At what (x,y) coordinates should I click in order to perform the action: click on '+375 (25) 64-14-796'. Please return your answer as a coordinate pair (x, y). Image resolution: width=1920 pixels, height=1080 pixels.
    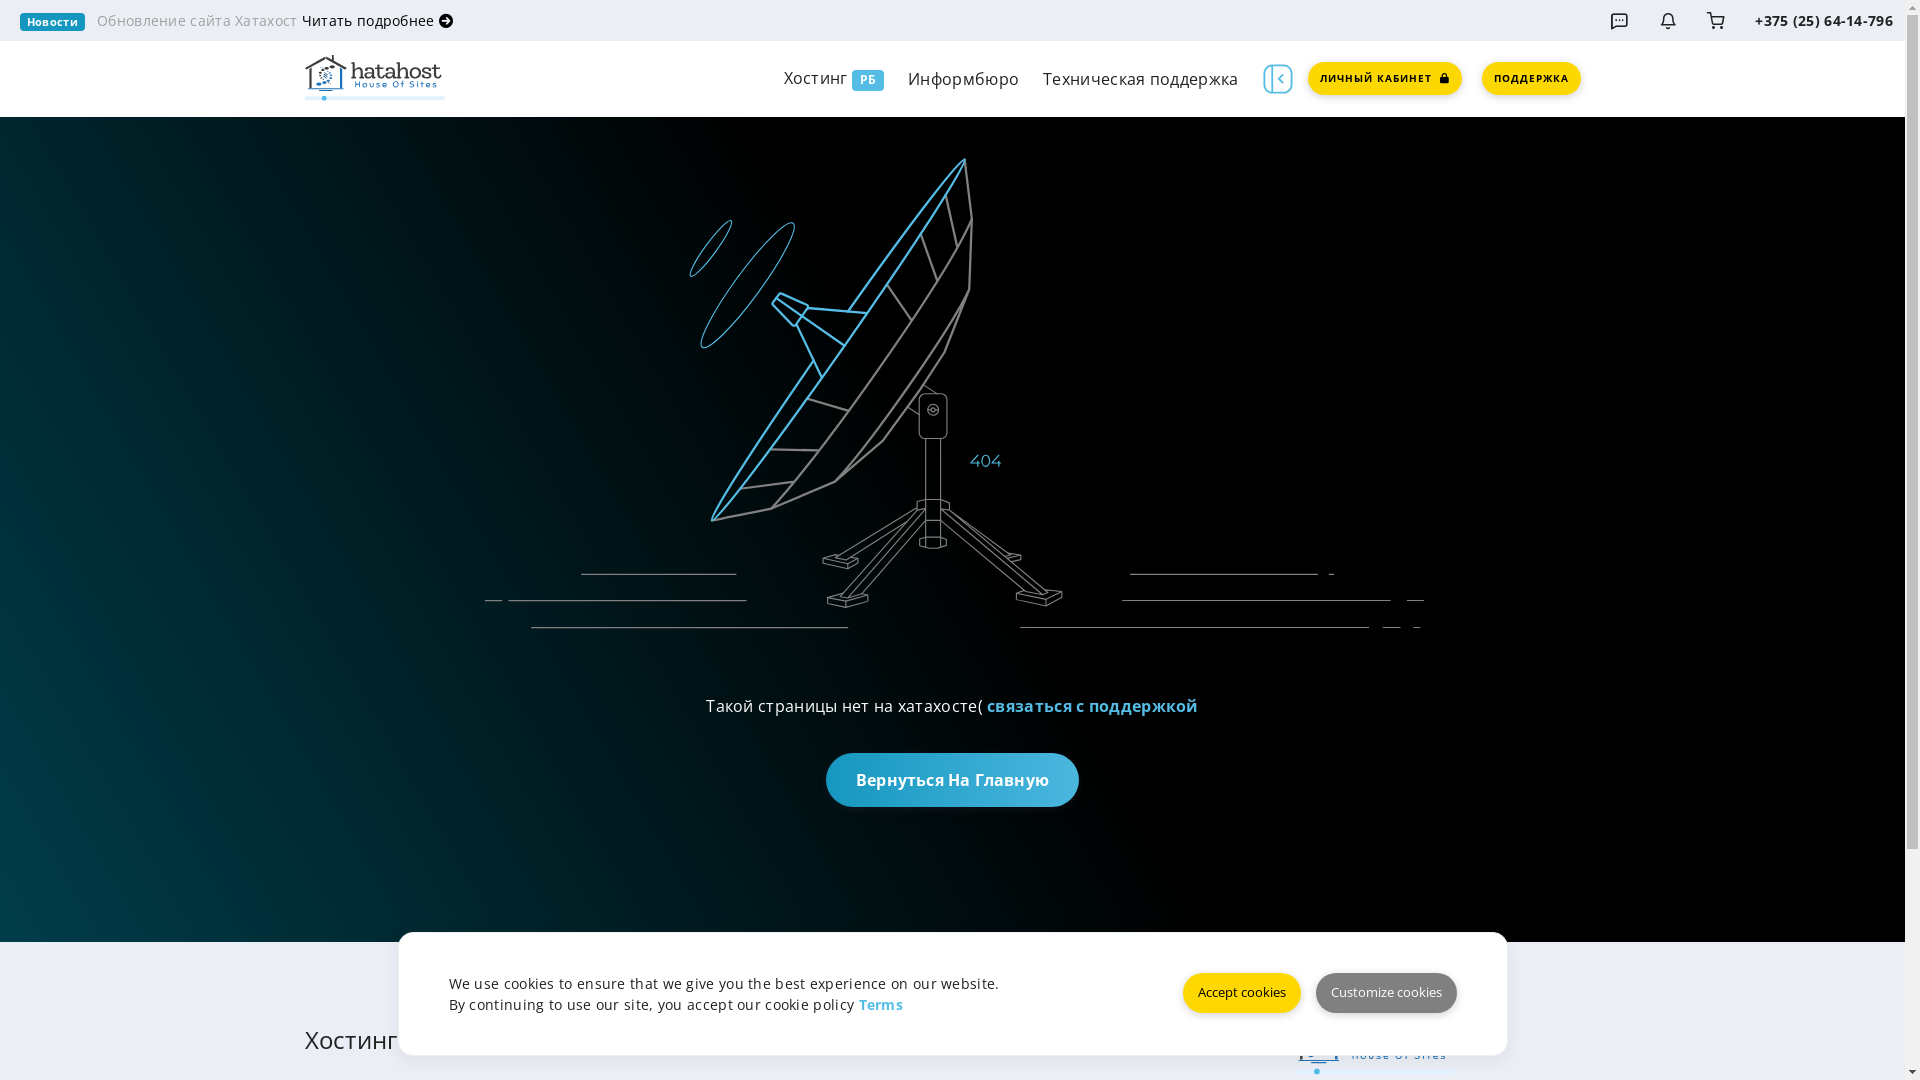
    Looking at the image, I should click on (1824, 20).